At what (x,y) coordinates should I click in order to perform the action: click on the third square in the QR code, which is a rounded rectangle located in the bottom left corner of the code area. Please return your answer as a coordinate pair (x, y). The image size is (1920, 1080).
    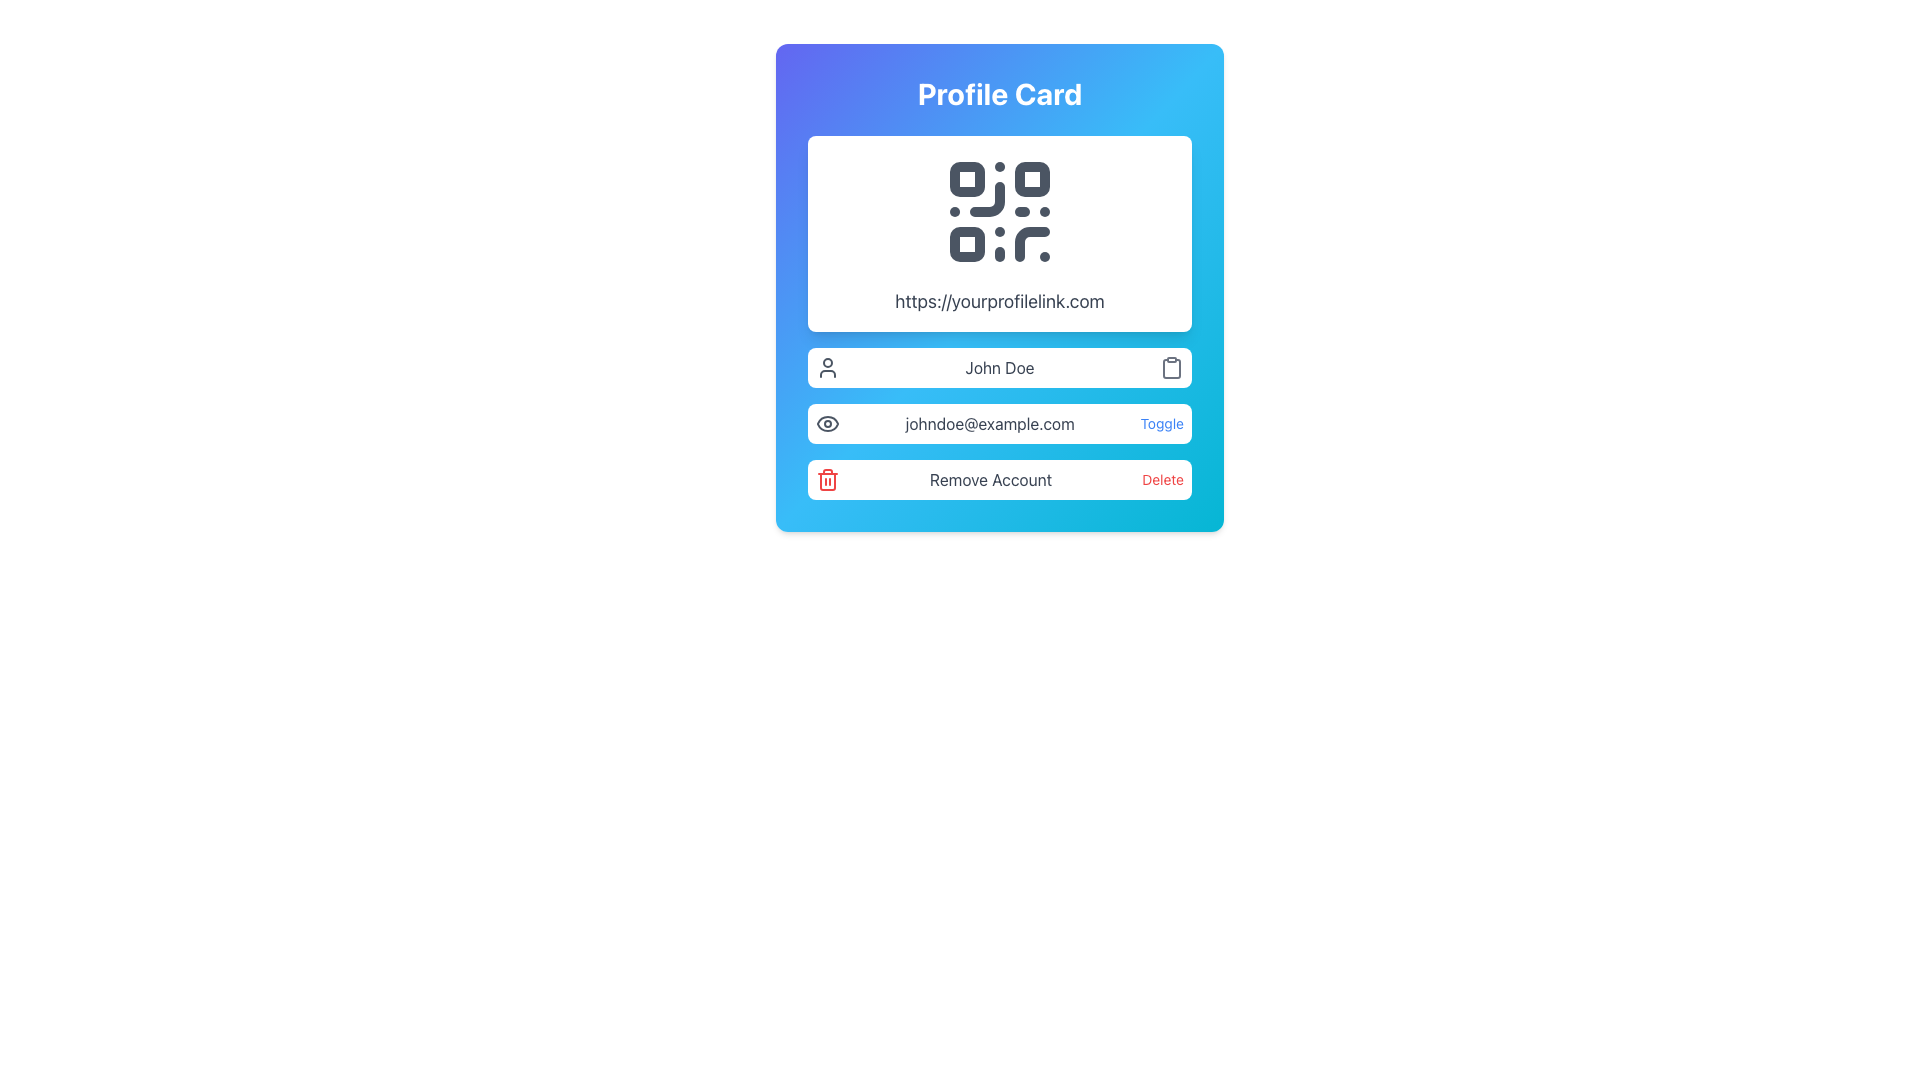
    Looking at the image, I should click on (967, 243).